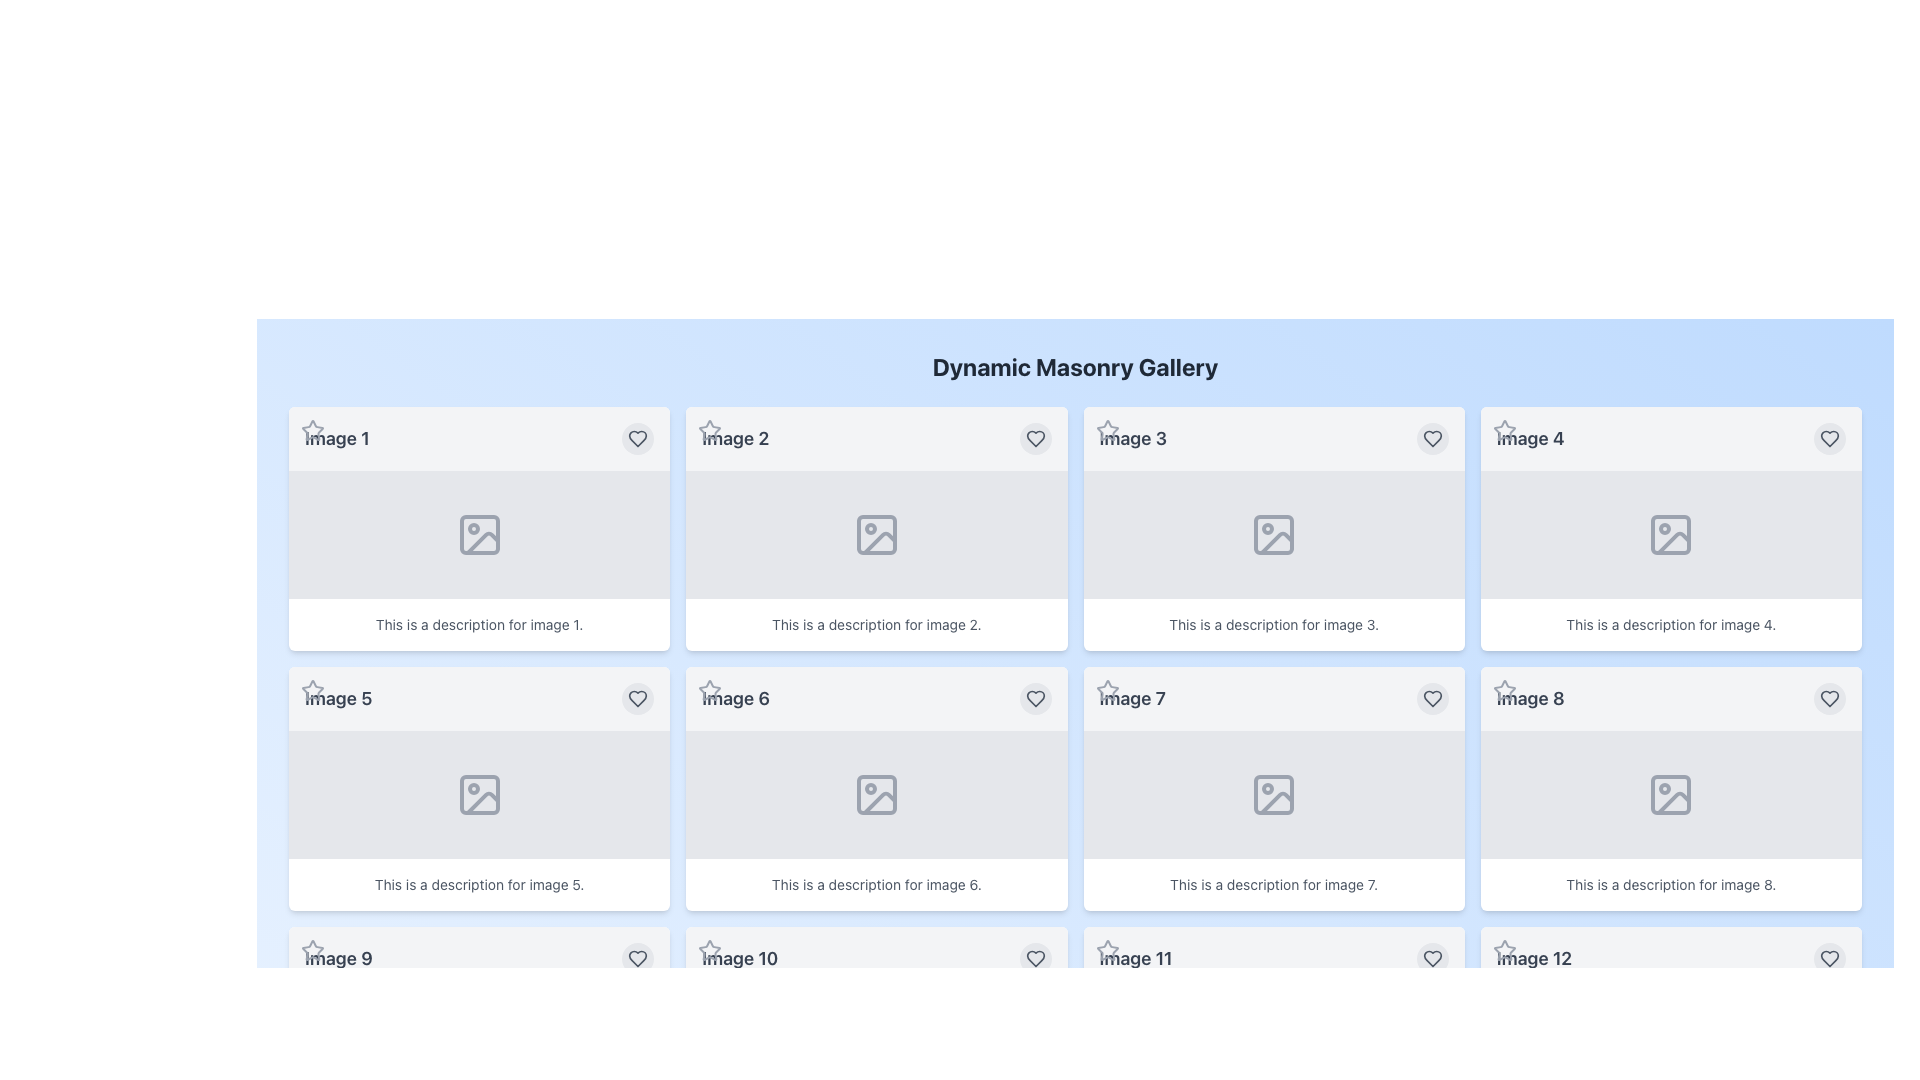 The image size is (1920, 1080). I want to click on the icon represented by an outlined picture frame with a circle and diagonal line, located centrally within the card labeled 'Image 2' in the top row of a three-by-four grid, so click(876, 534).